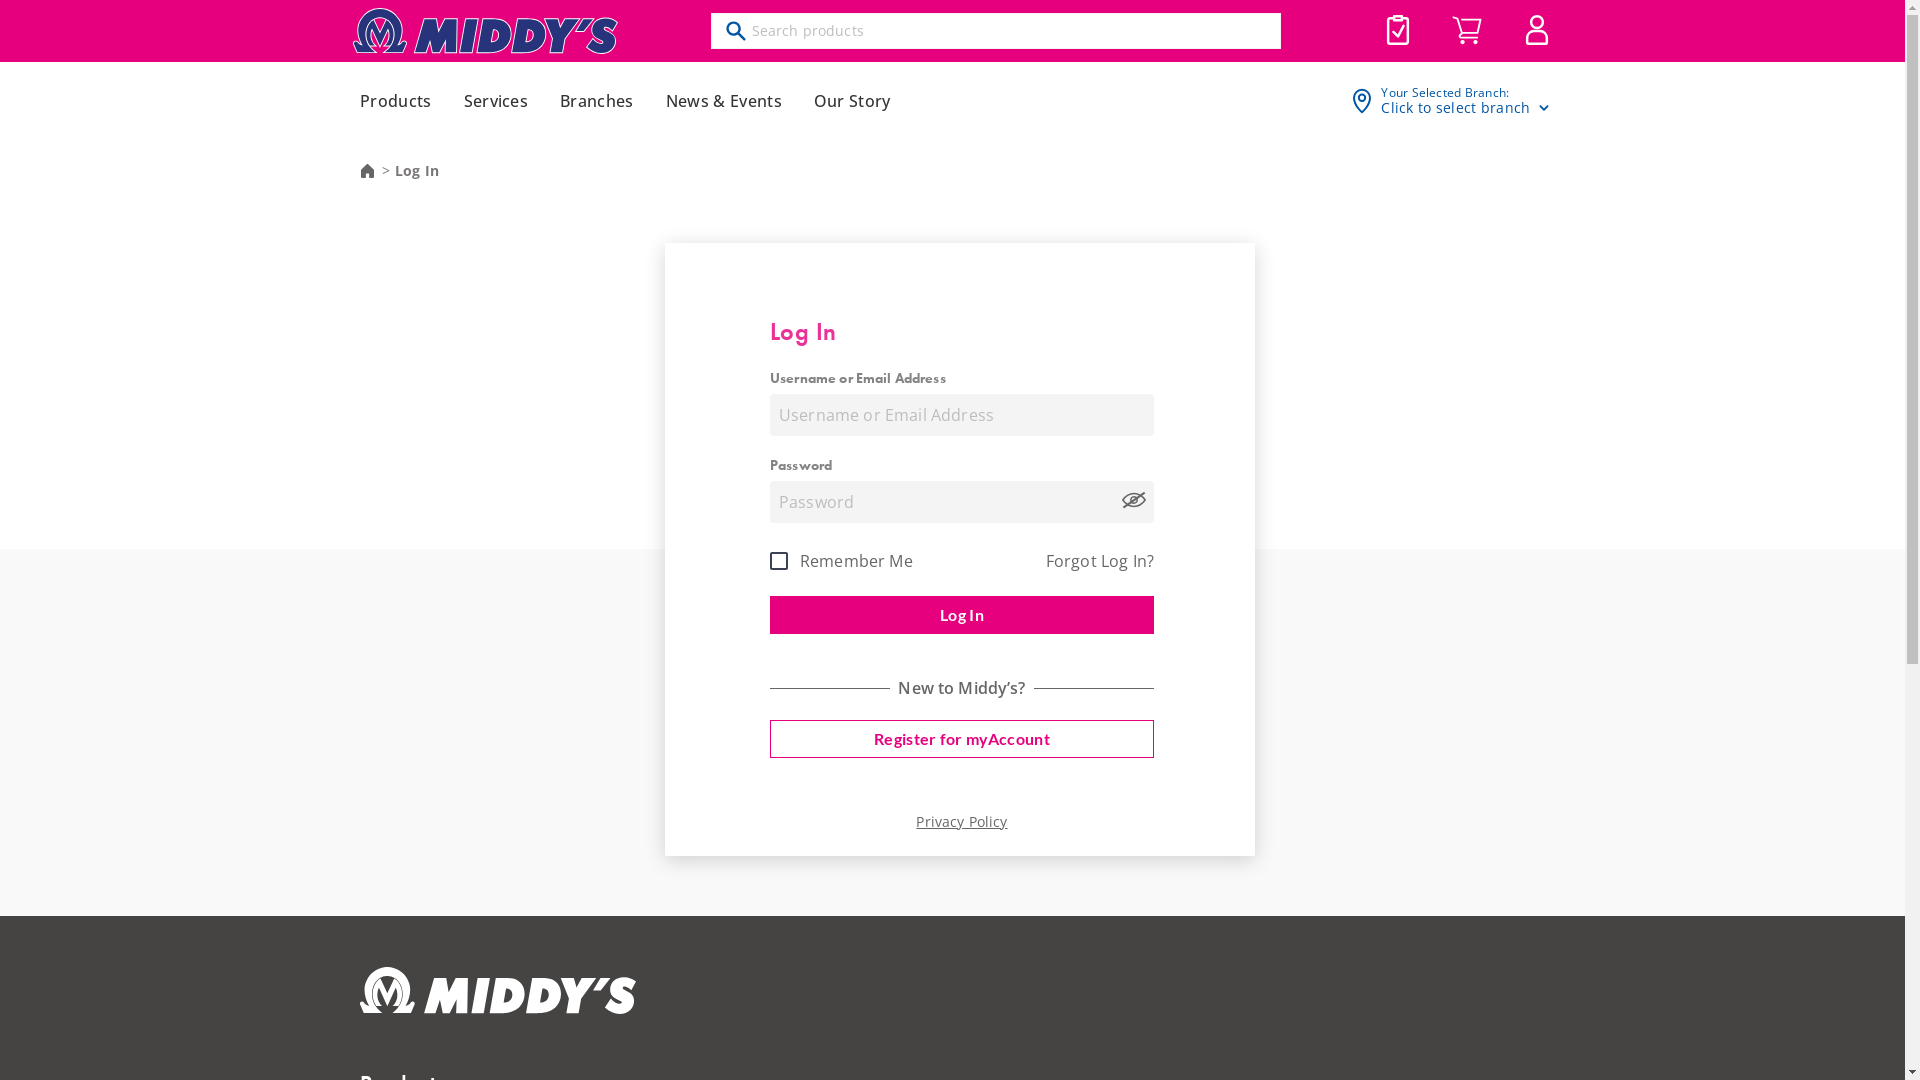 This screenshot has height=1080, width=1920. I want to click on 'Forgot Log In?', so click(1098, 561).